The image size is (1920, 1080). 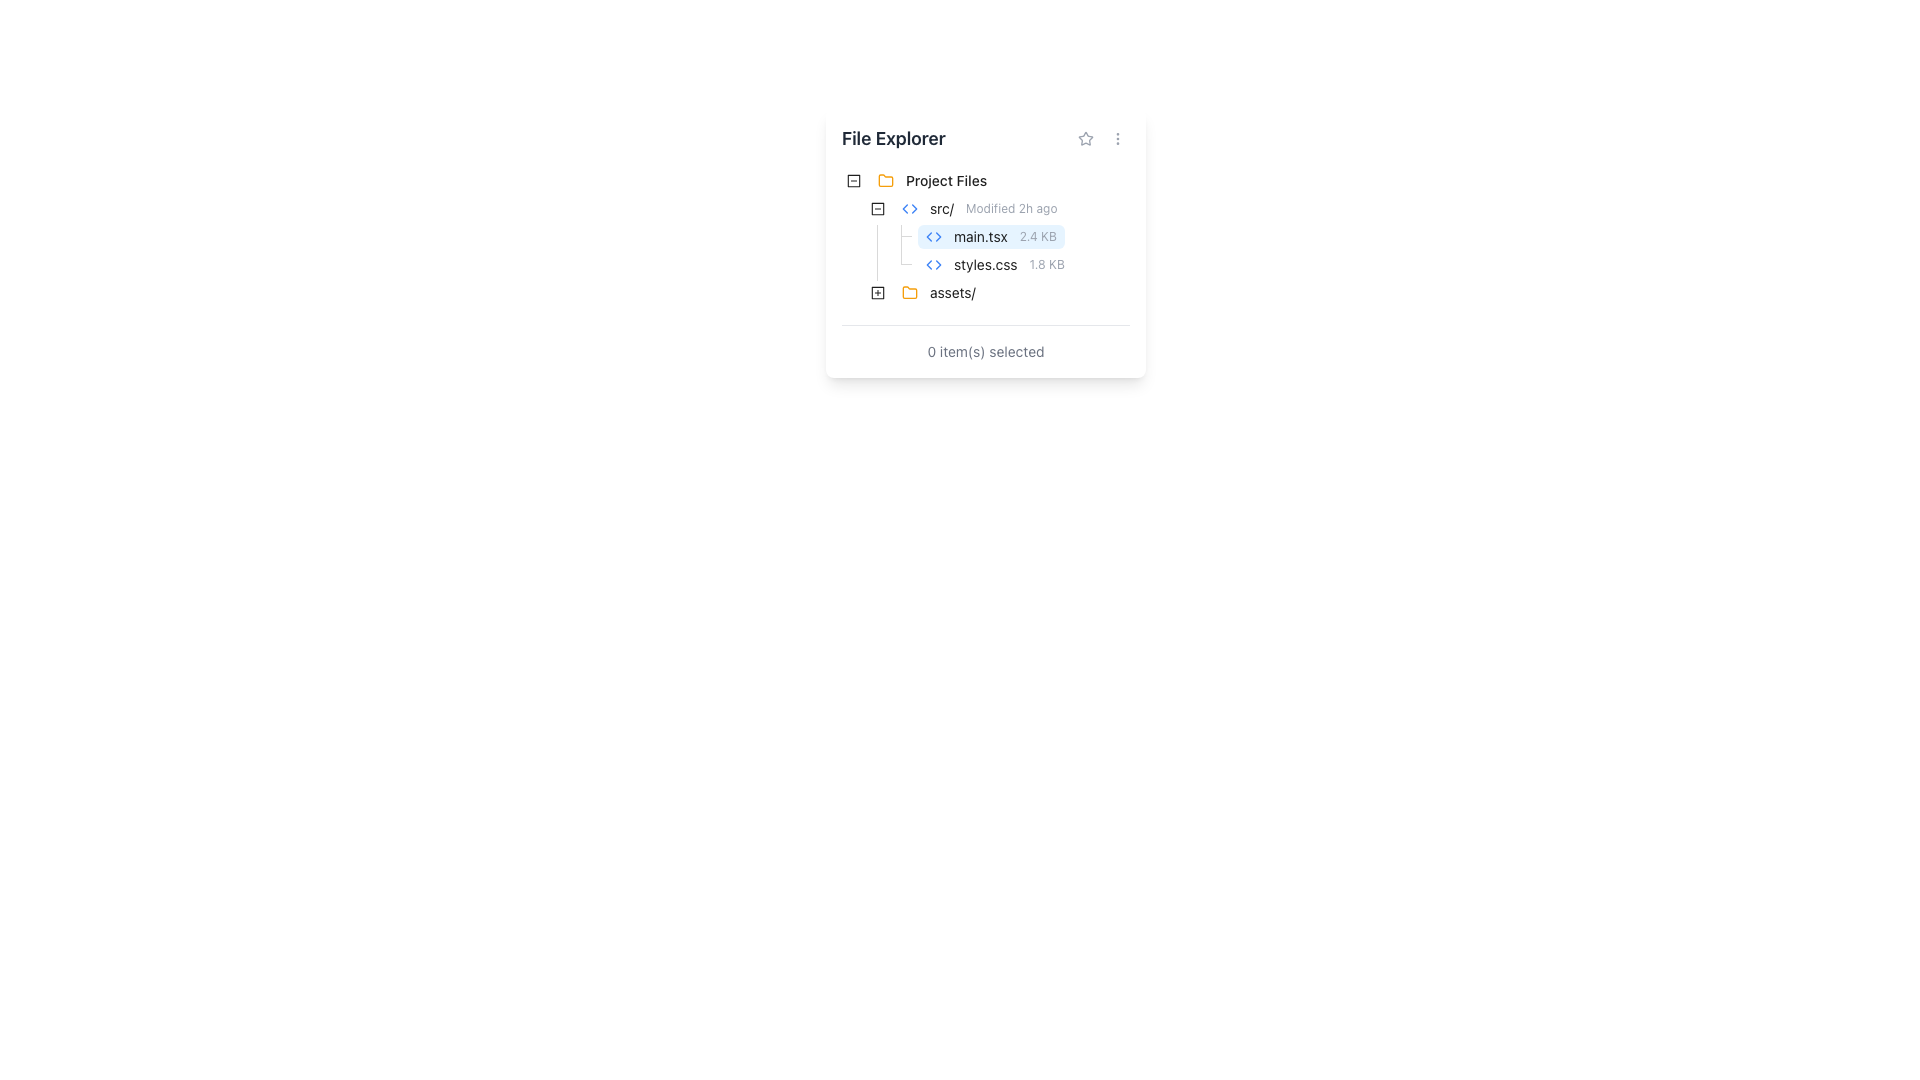 What do you see at coordinates (878, 293) in the screenshot?
I see `the Tree toggle switch icon, which is a square icon with a plus sign inside, located` at bounding box center [878, 293].